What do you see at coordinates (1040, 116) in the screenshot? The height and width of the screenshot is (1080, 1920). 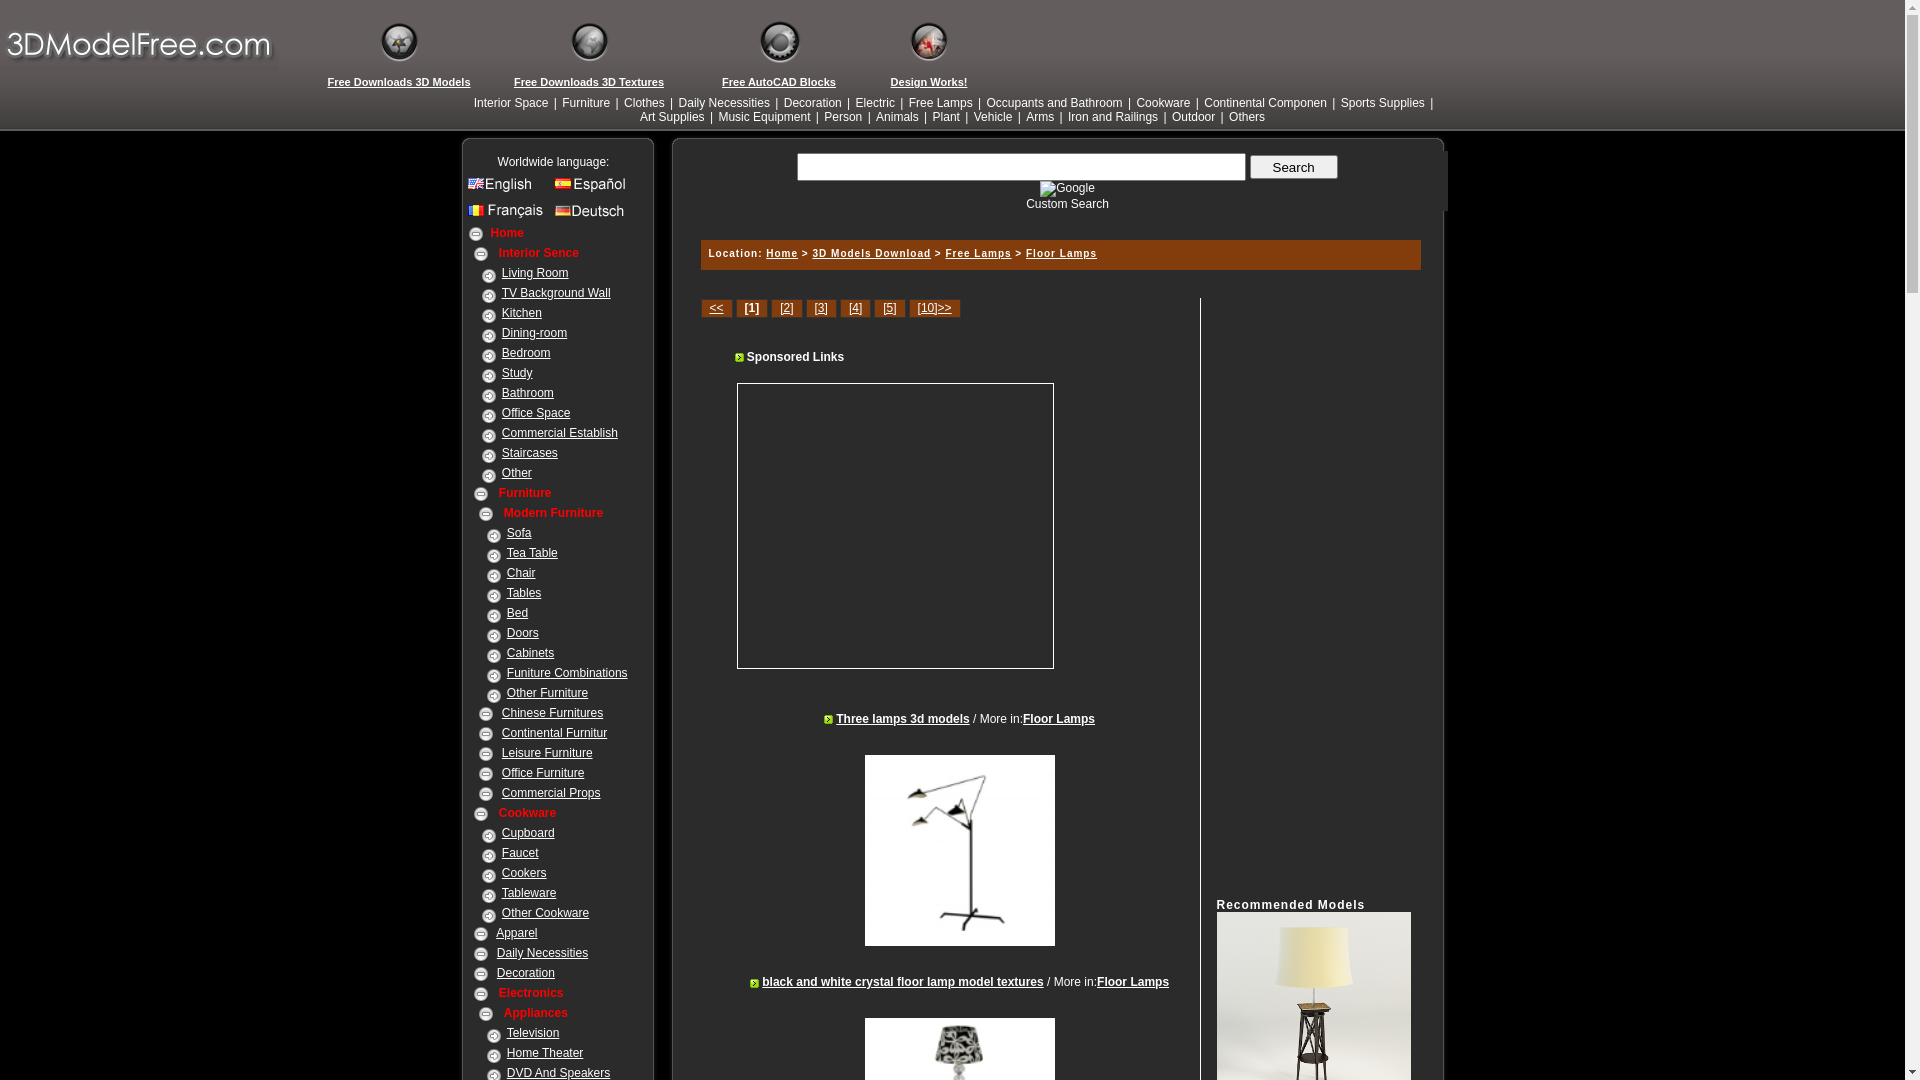 I see `'Arms'` at bounding box center [1040, 116].